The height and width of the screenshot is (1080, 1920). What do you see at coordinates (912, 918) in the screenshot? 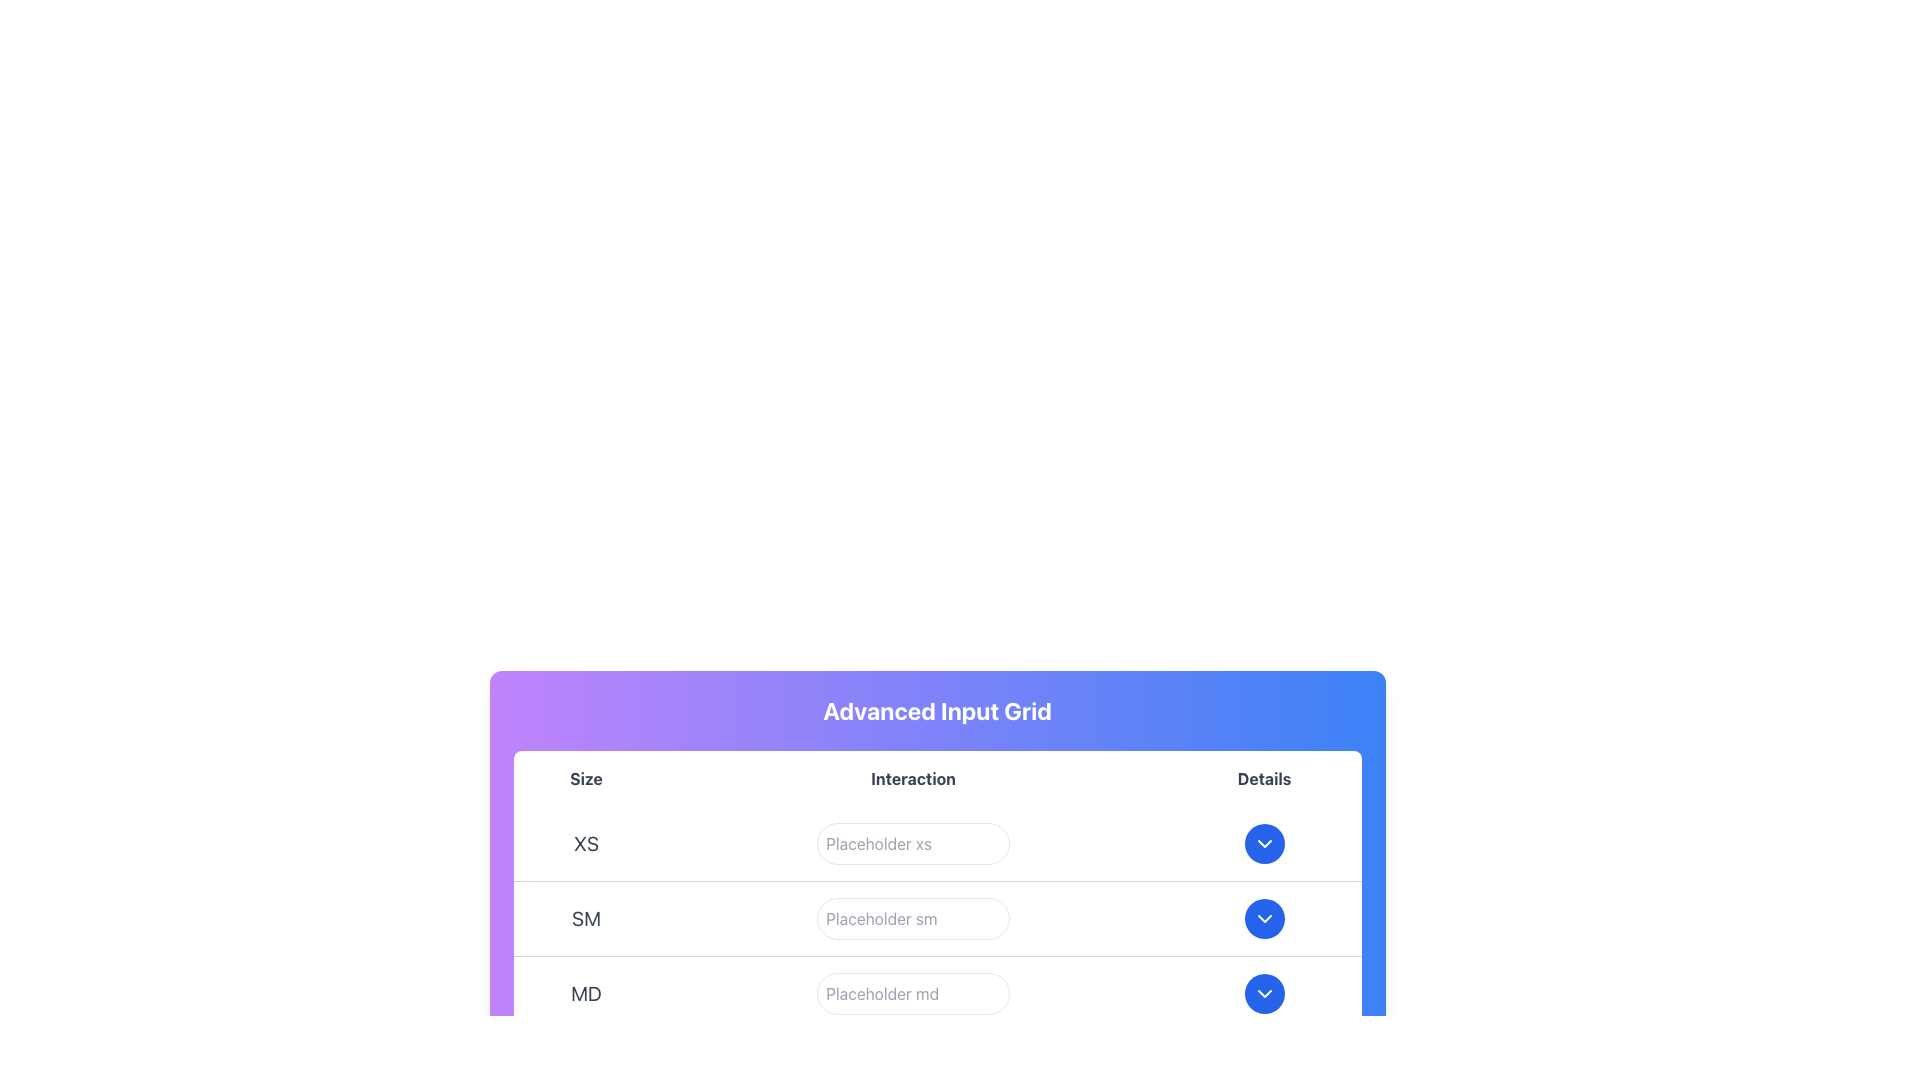
I see `the Text input field labeled 'SM'` at bounding box center [912, 918].